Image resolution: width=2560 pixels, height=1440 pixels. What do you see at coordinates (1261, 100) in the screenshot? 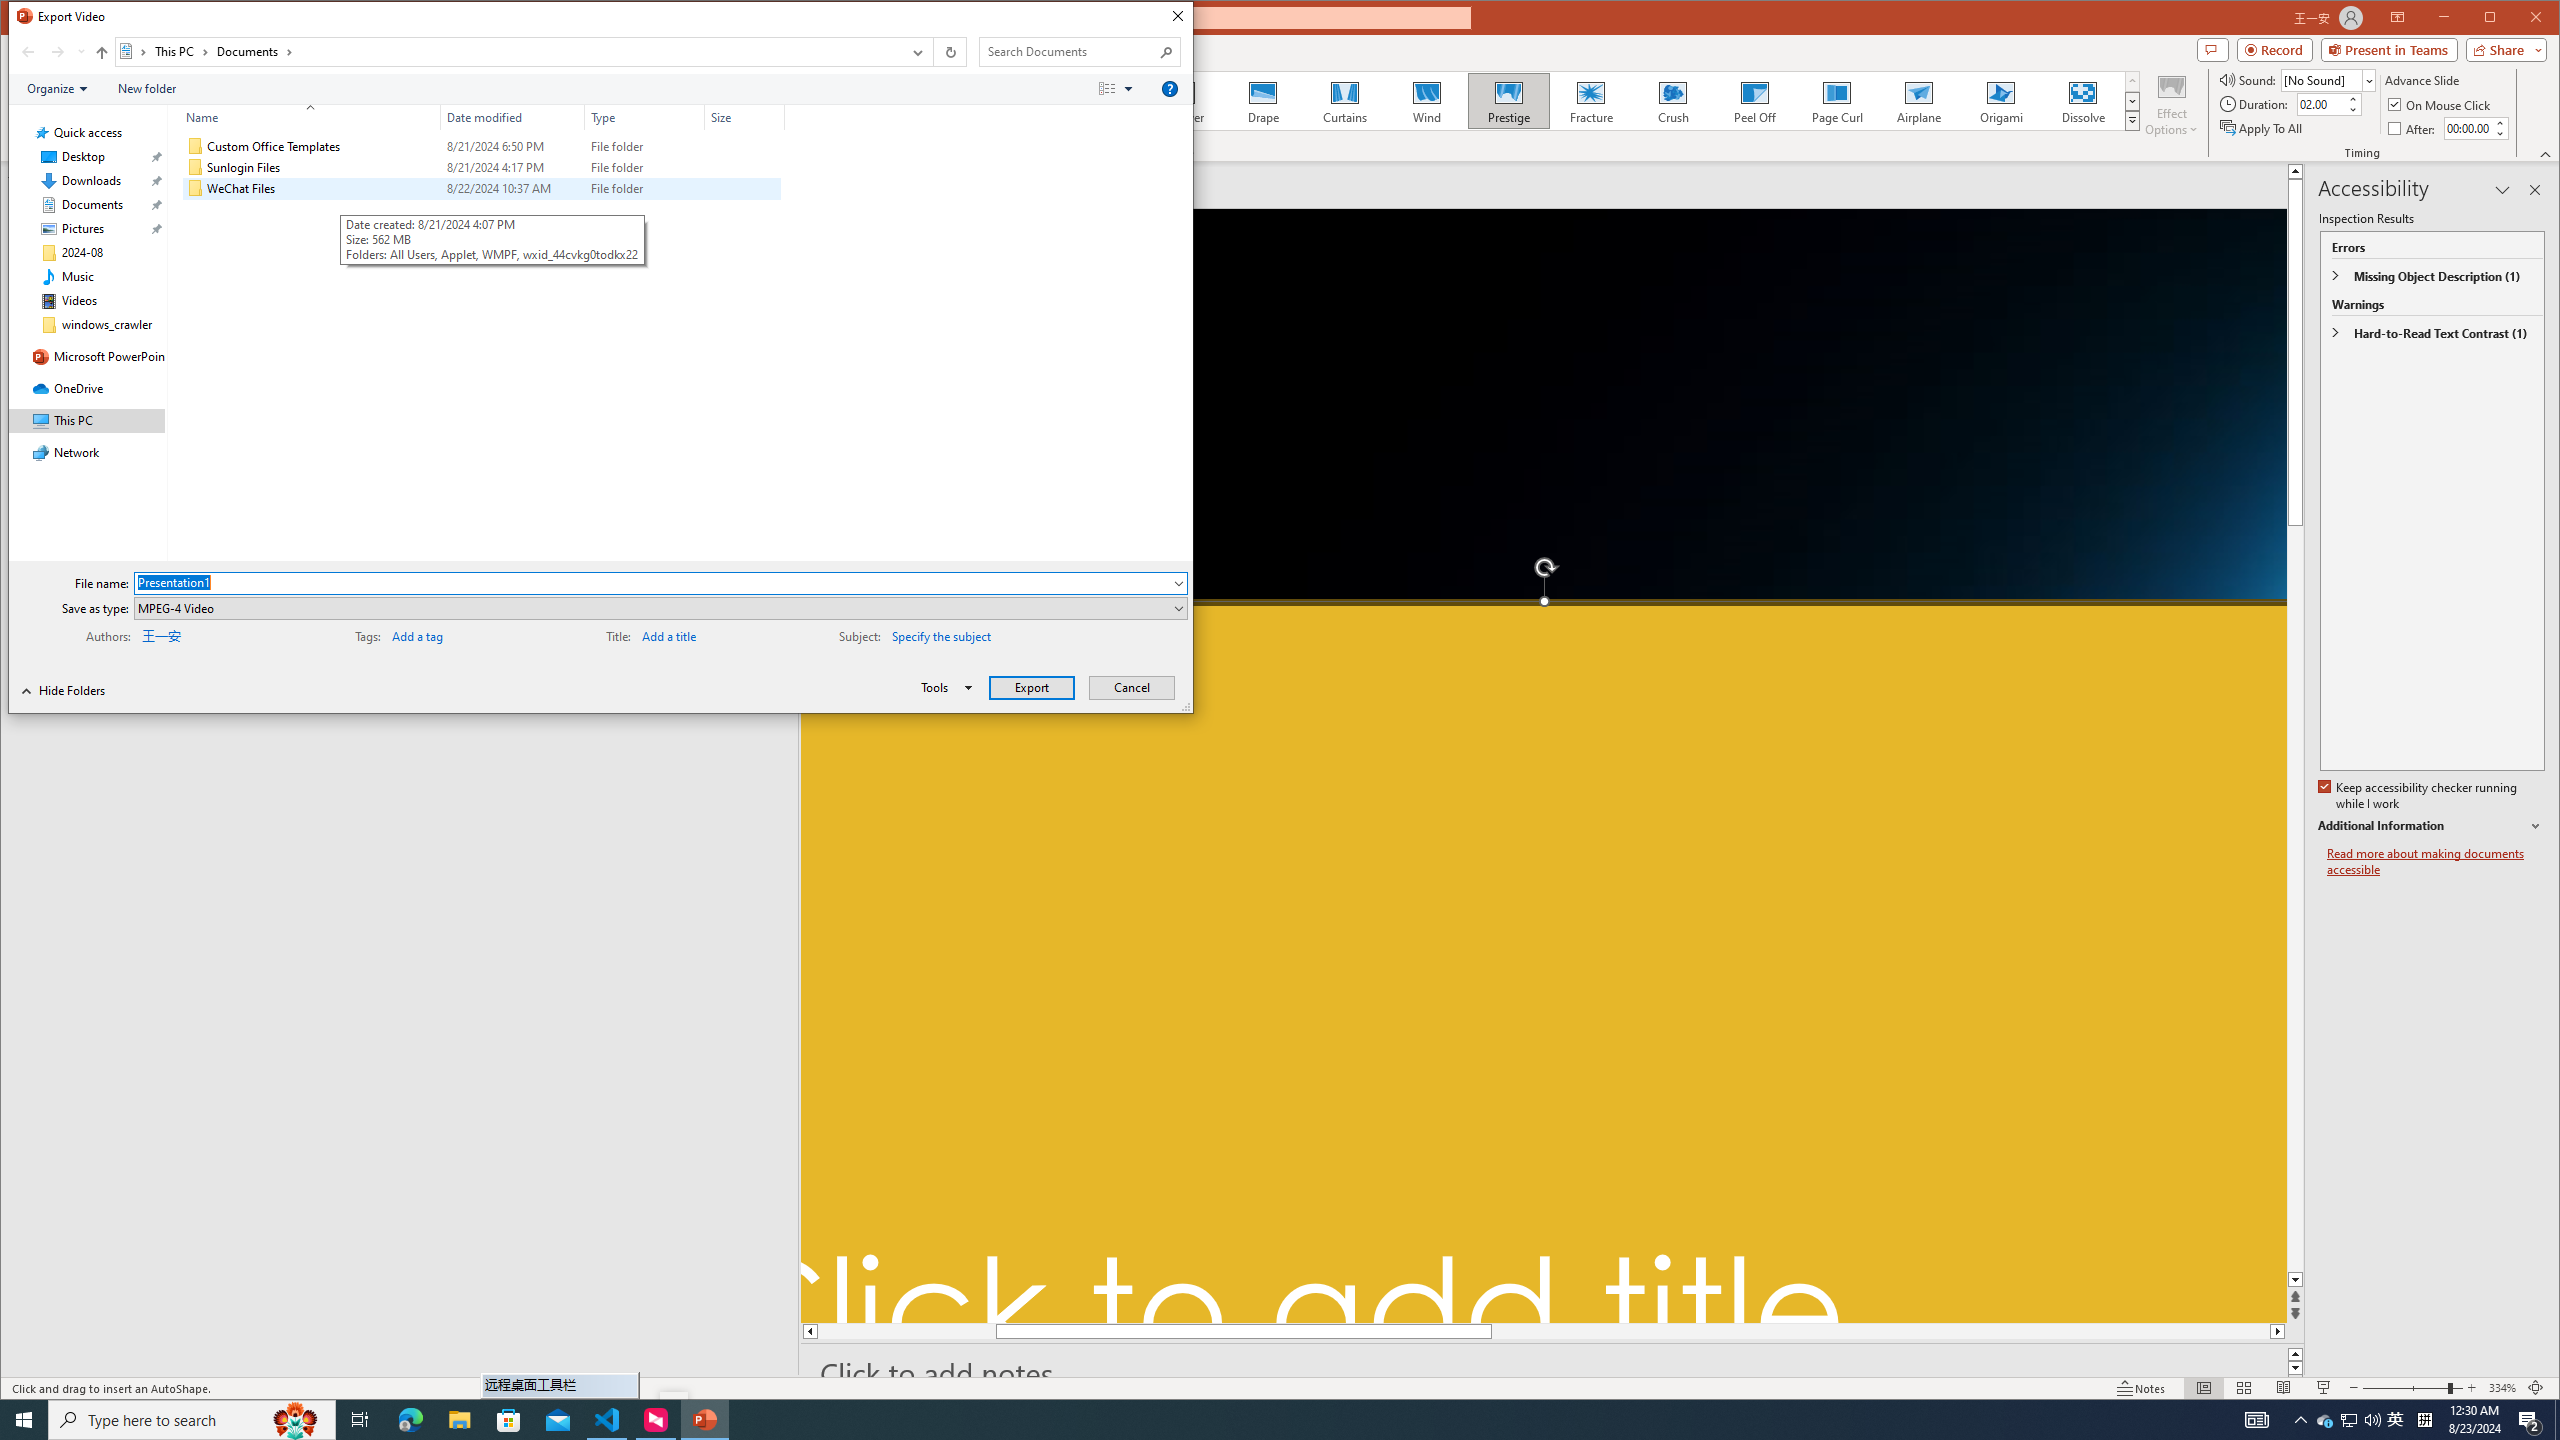
I see `'Drape'` at bounding box center [1261, 100].